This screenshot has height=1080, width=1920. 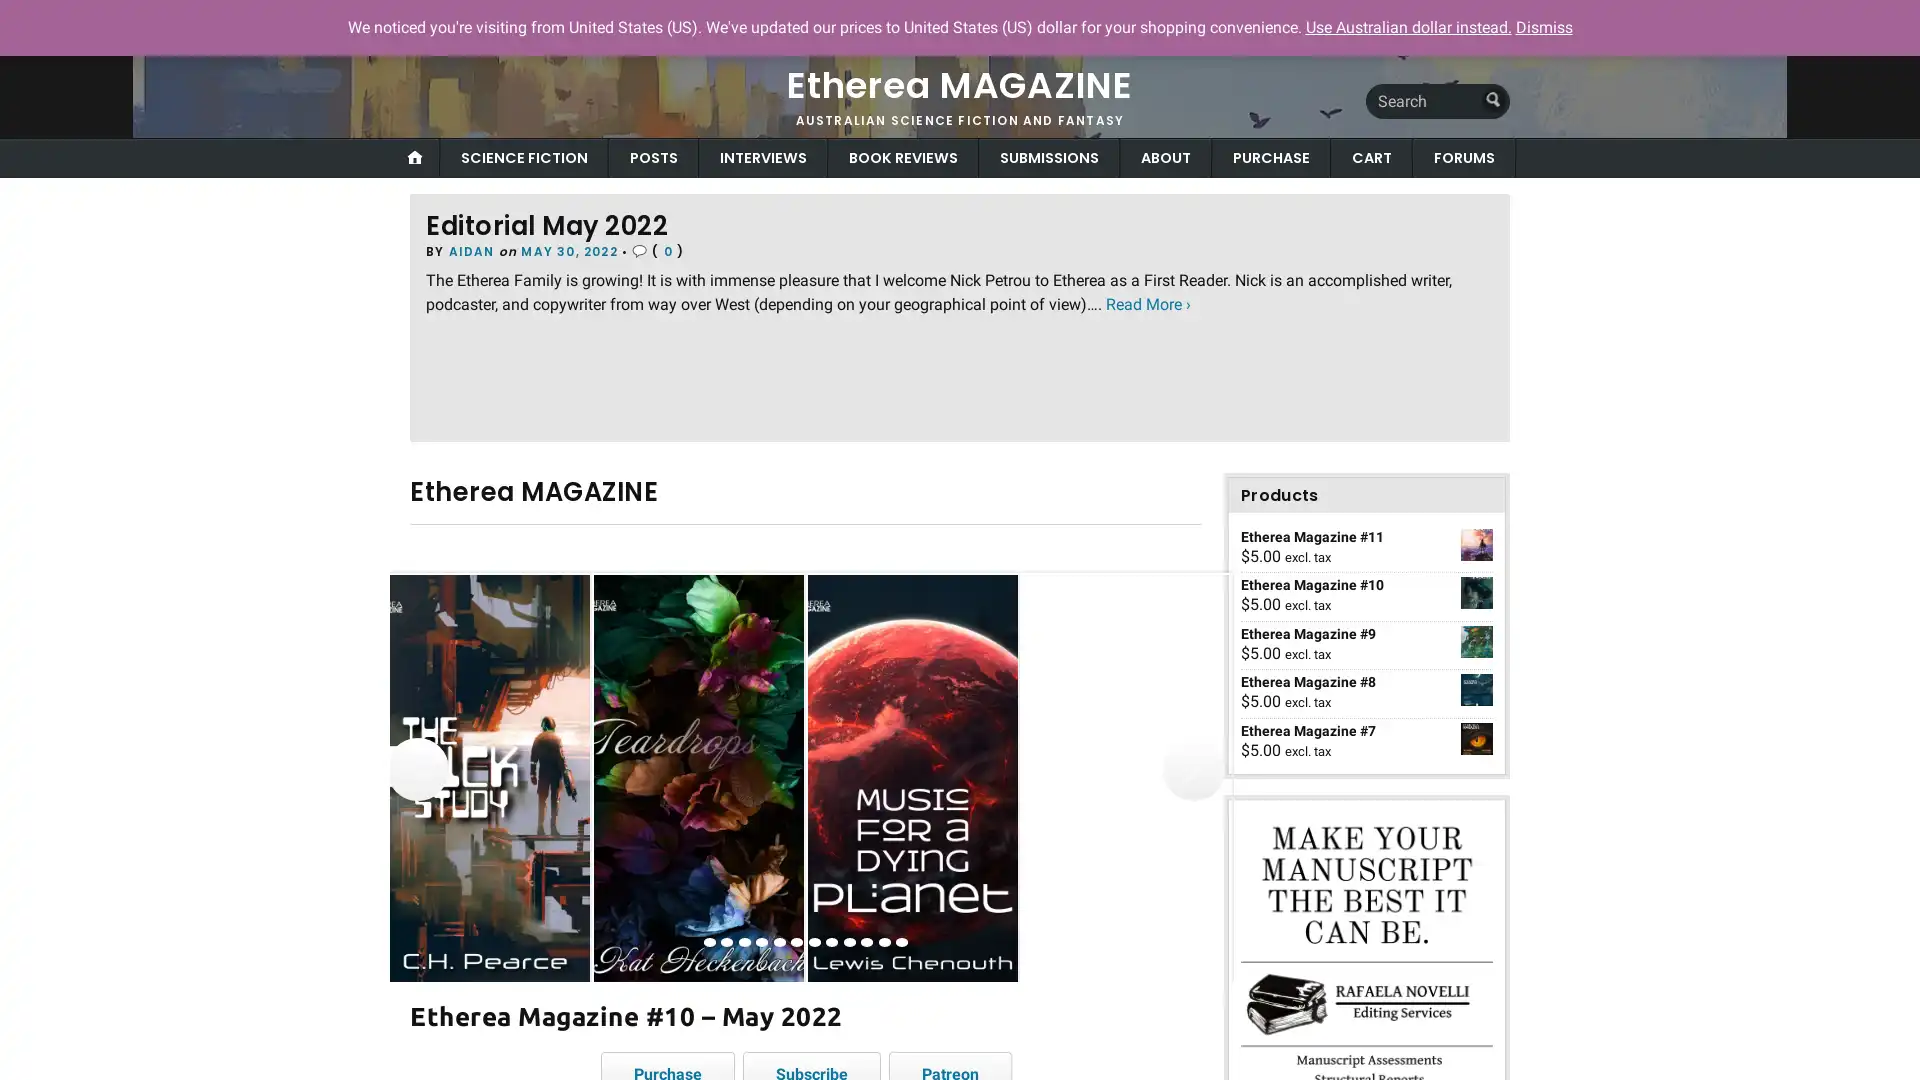 What do you see at coordinates (814, 941) in the screenshot?
I see `view image 7 of 12 in carousel` at bounding box center [814, 941].